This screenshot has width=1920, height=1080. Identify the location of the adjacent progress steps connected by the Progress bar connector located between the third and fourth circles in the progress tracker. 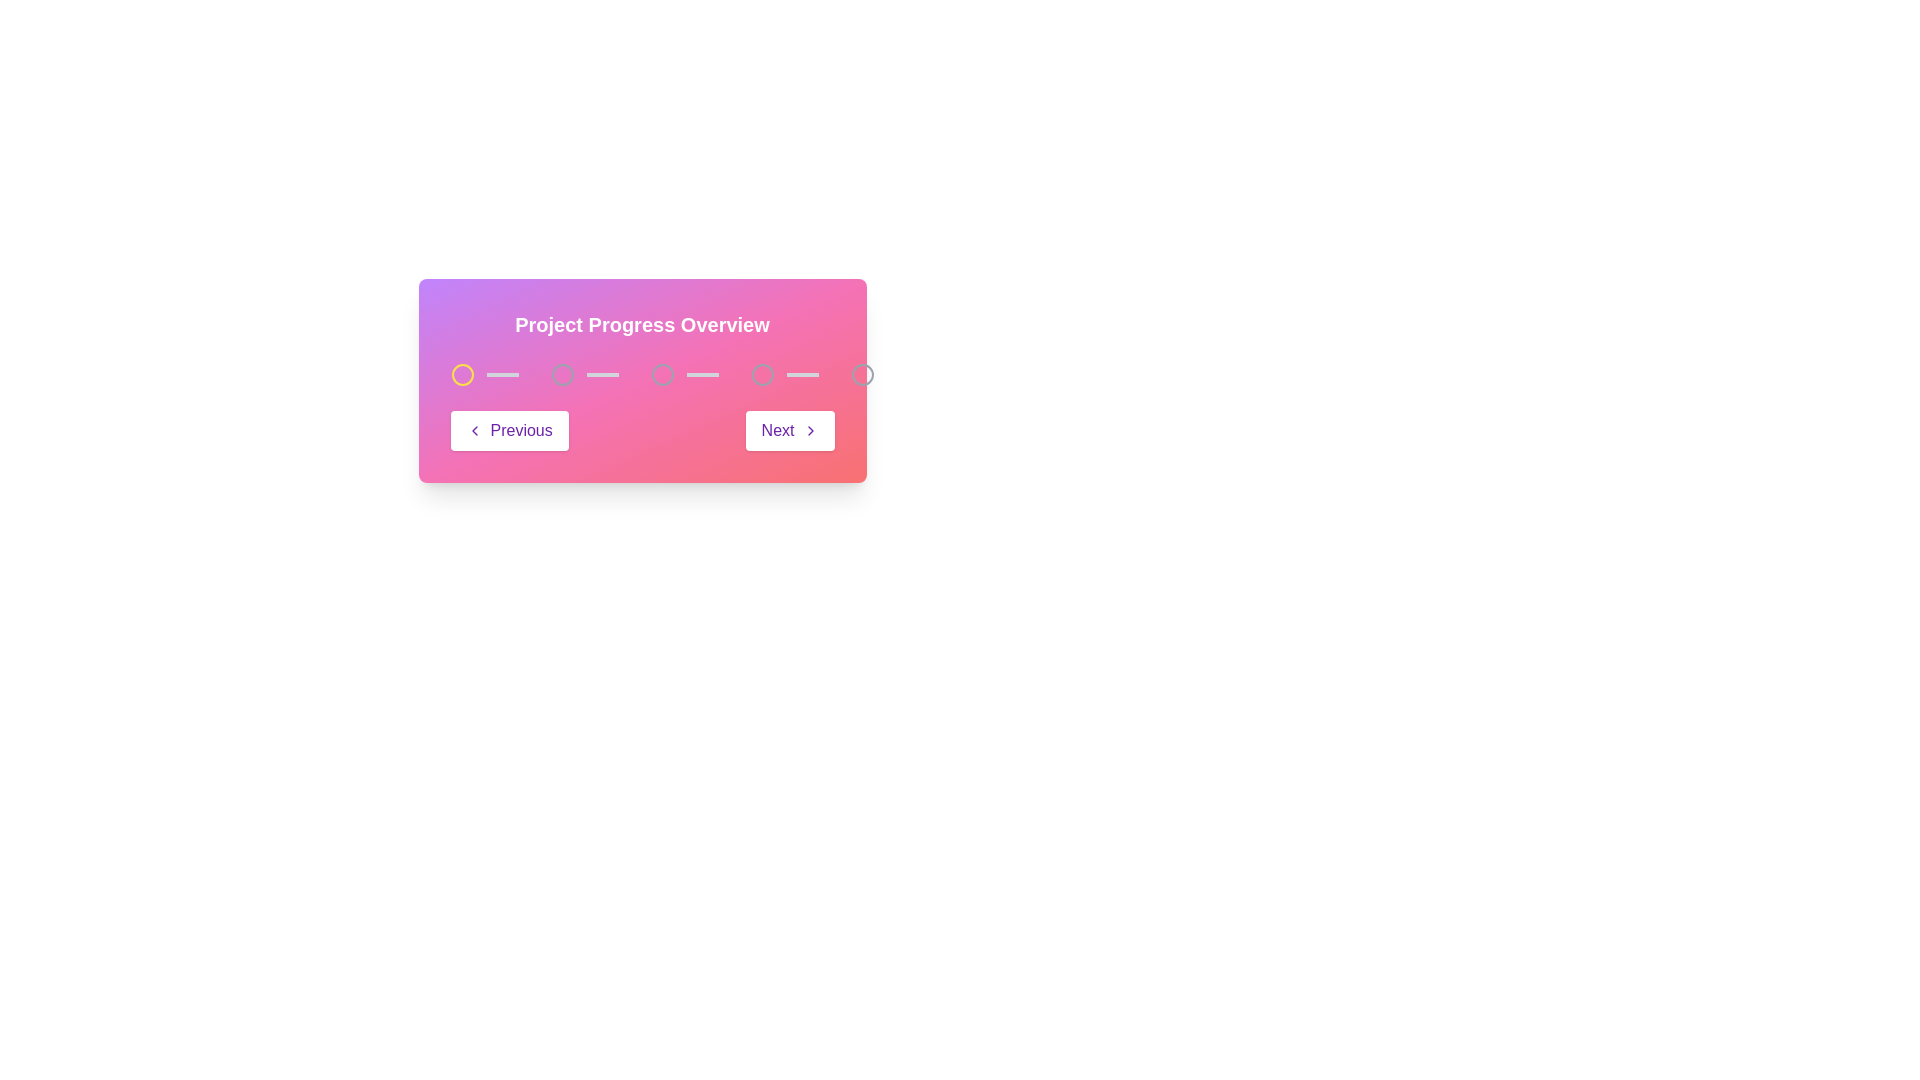
(702, 374).